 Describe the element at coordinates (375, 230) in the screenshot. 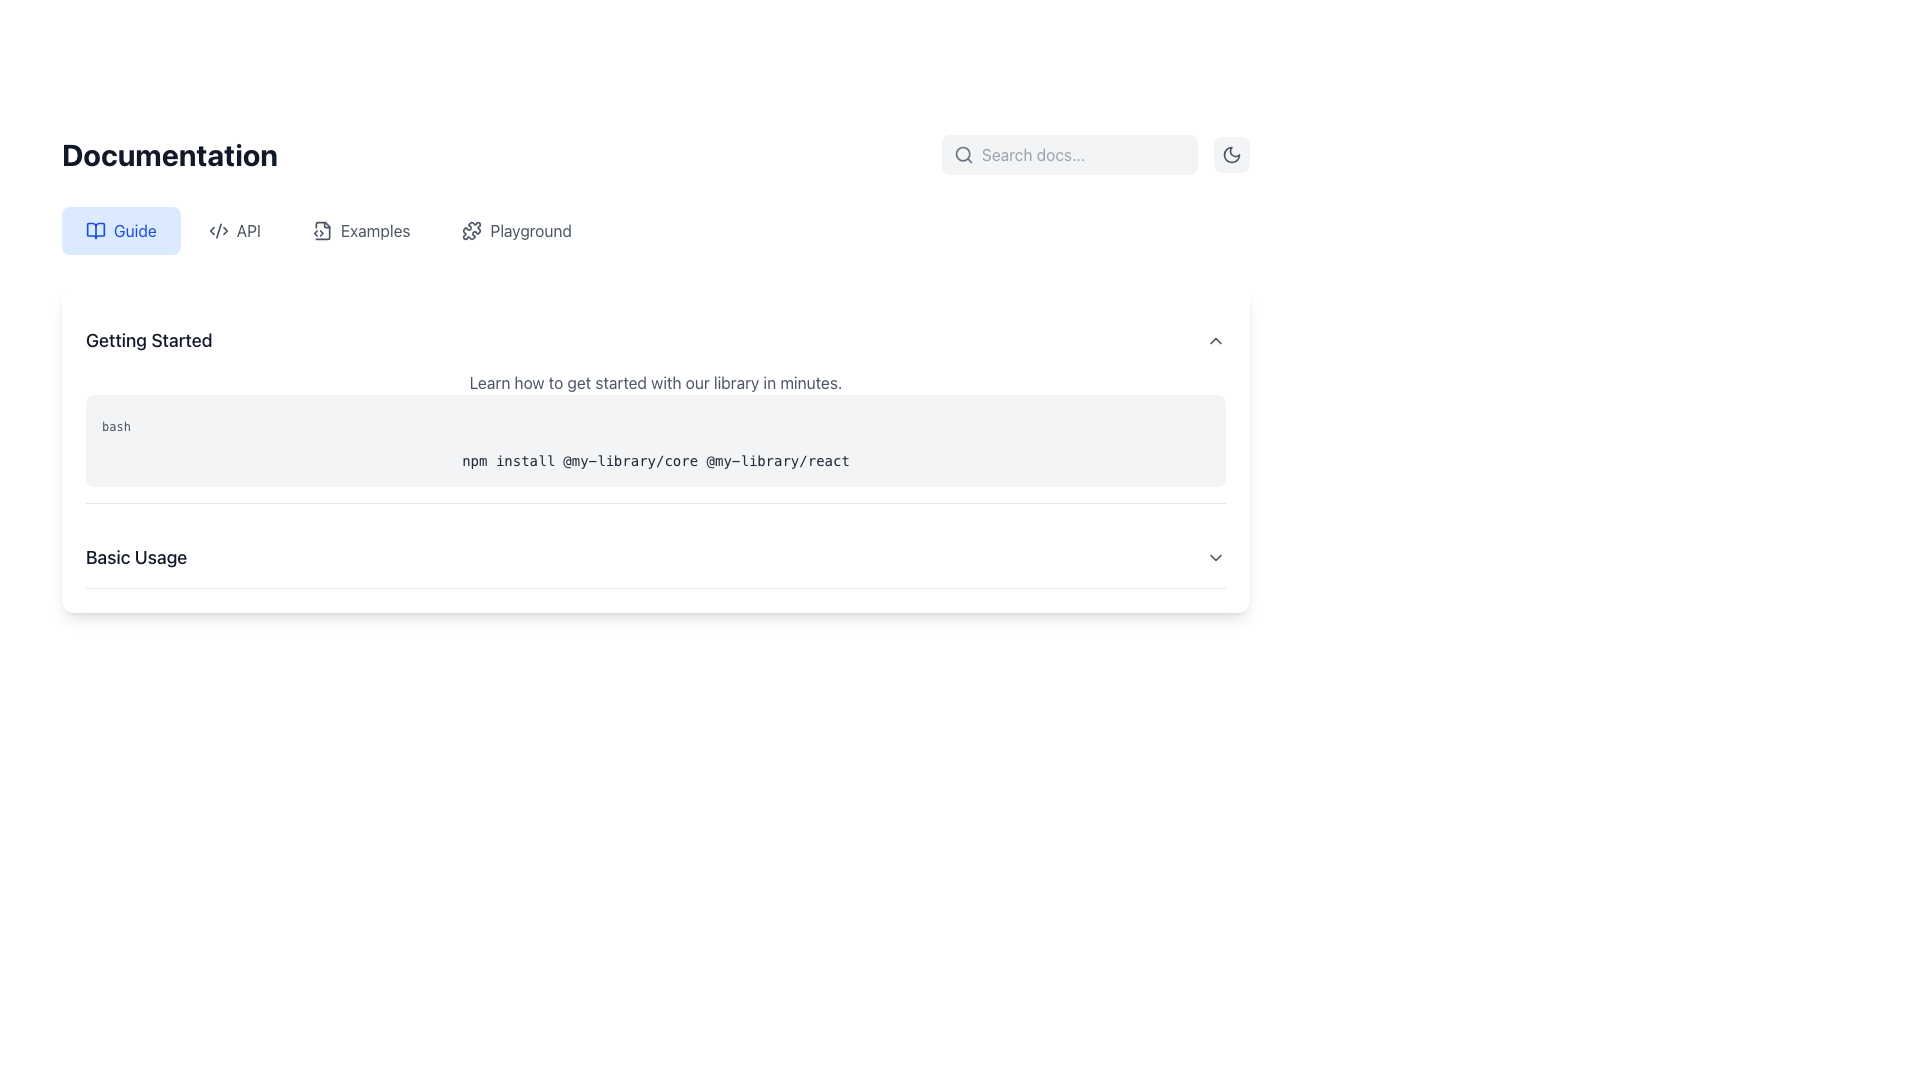

I see `the 'Examples' text label in the navigation menu` at that location.